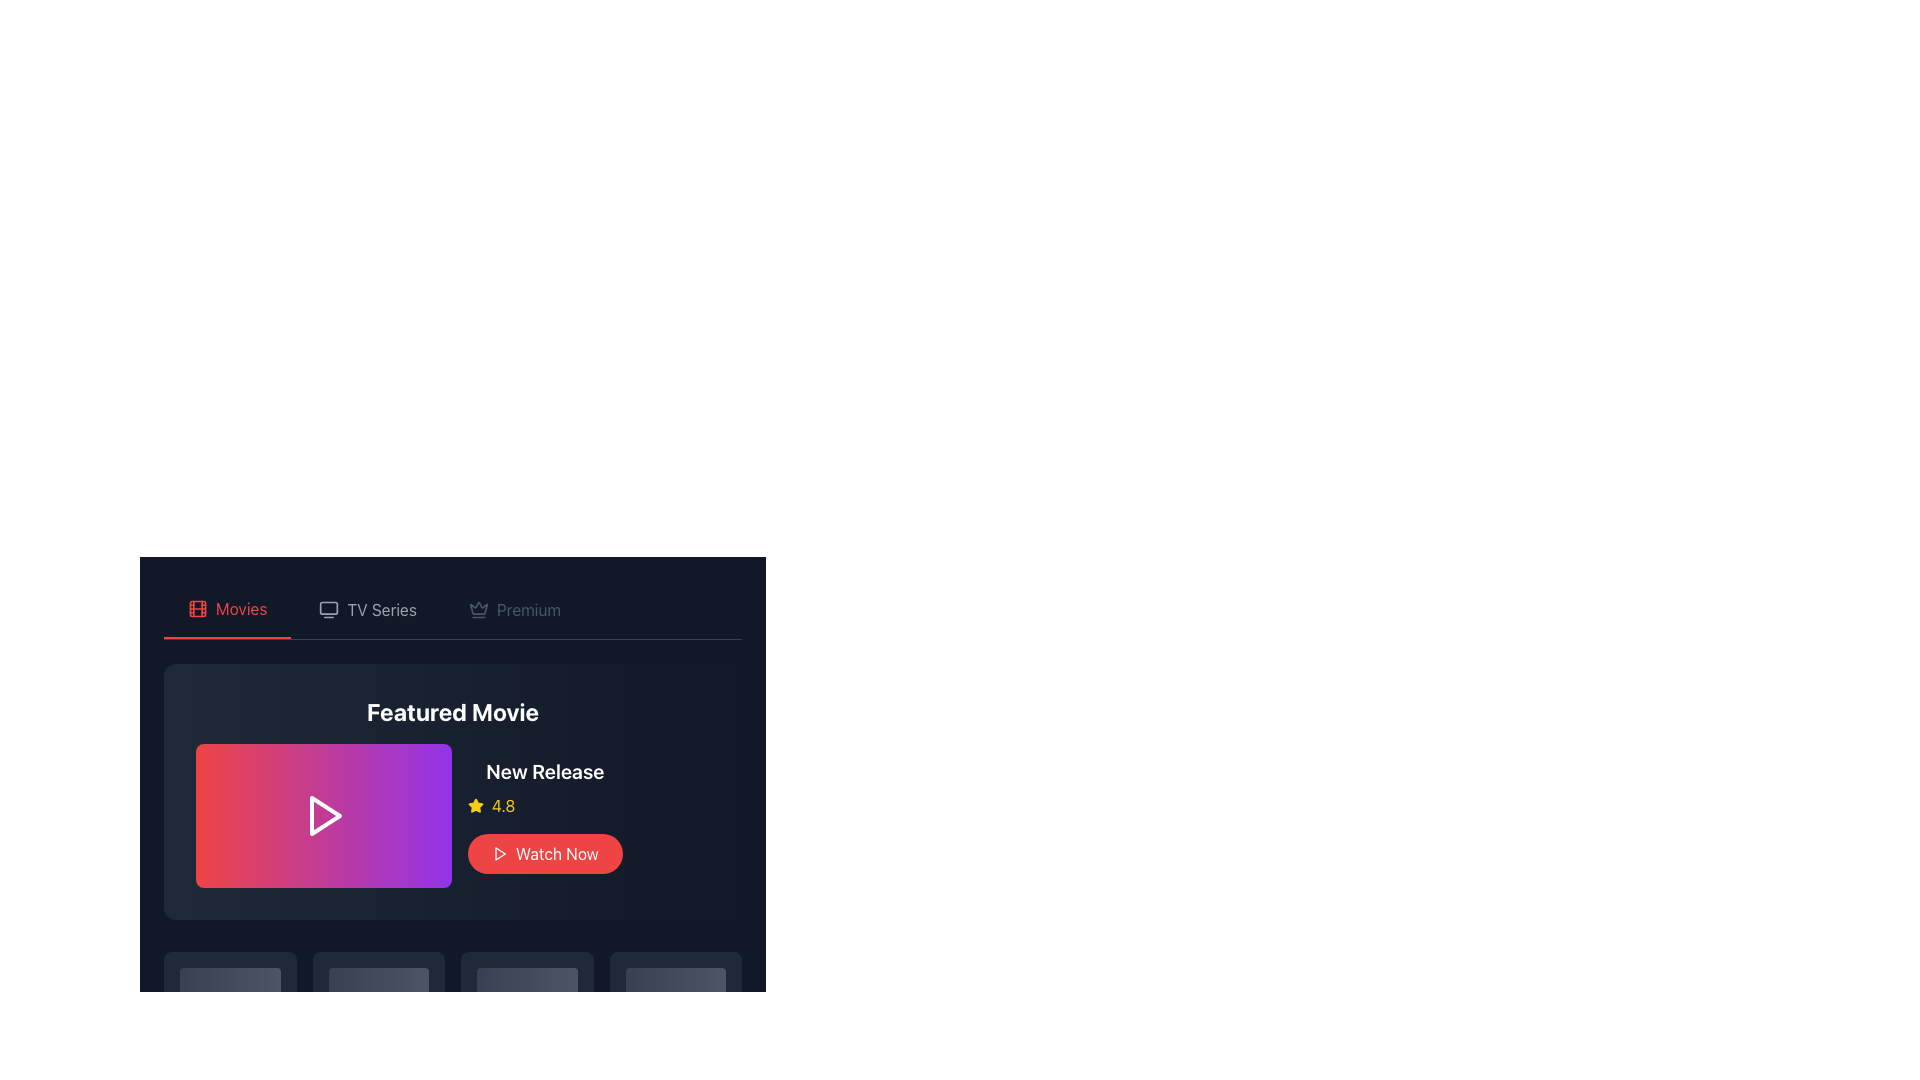  I want to click on the disabled 'Premium' button, which is the third item in the horizontal navigation menu for accessing premium content, so click(514, 608).